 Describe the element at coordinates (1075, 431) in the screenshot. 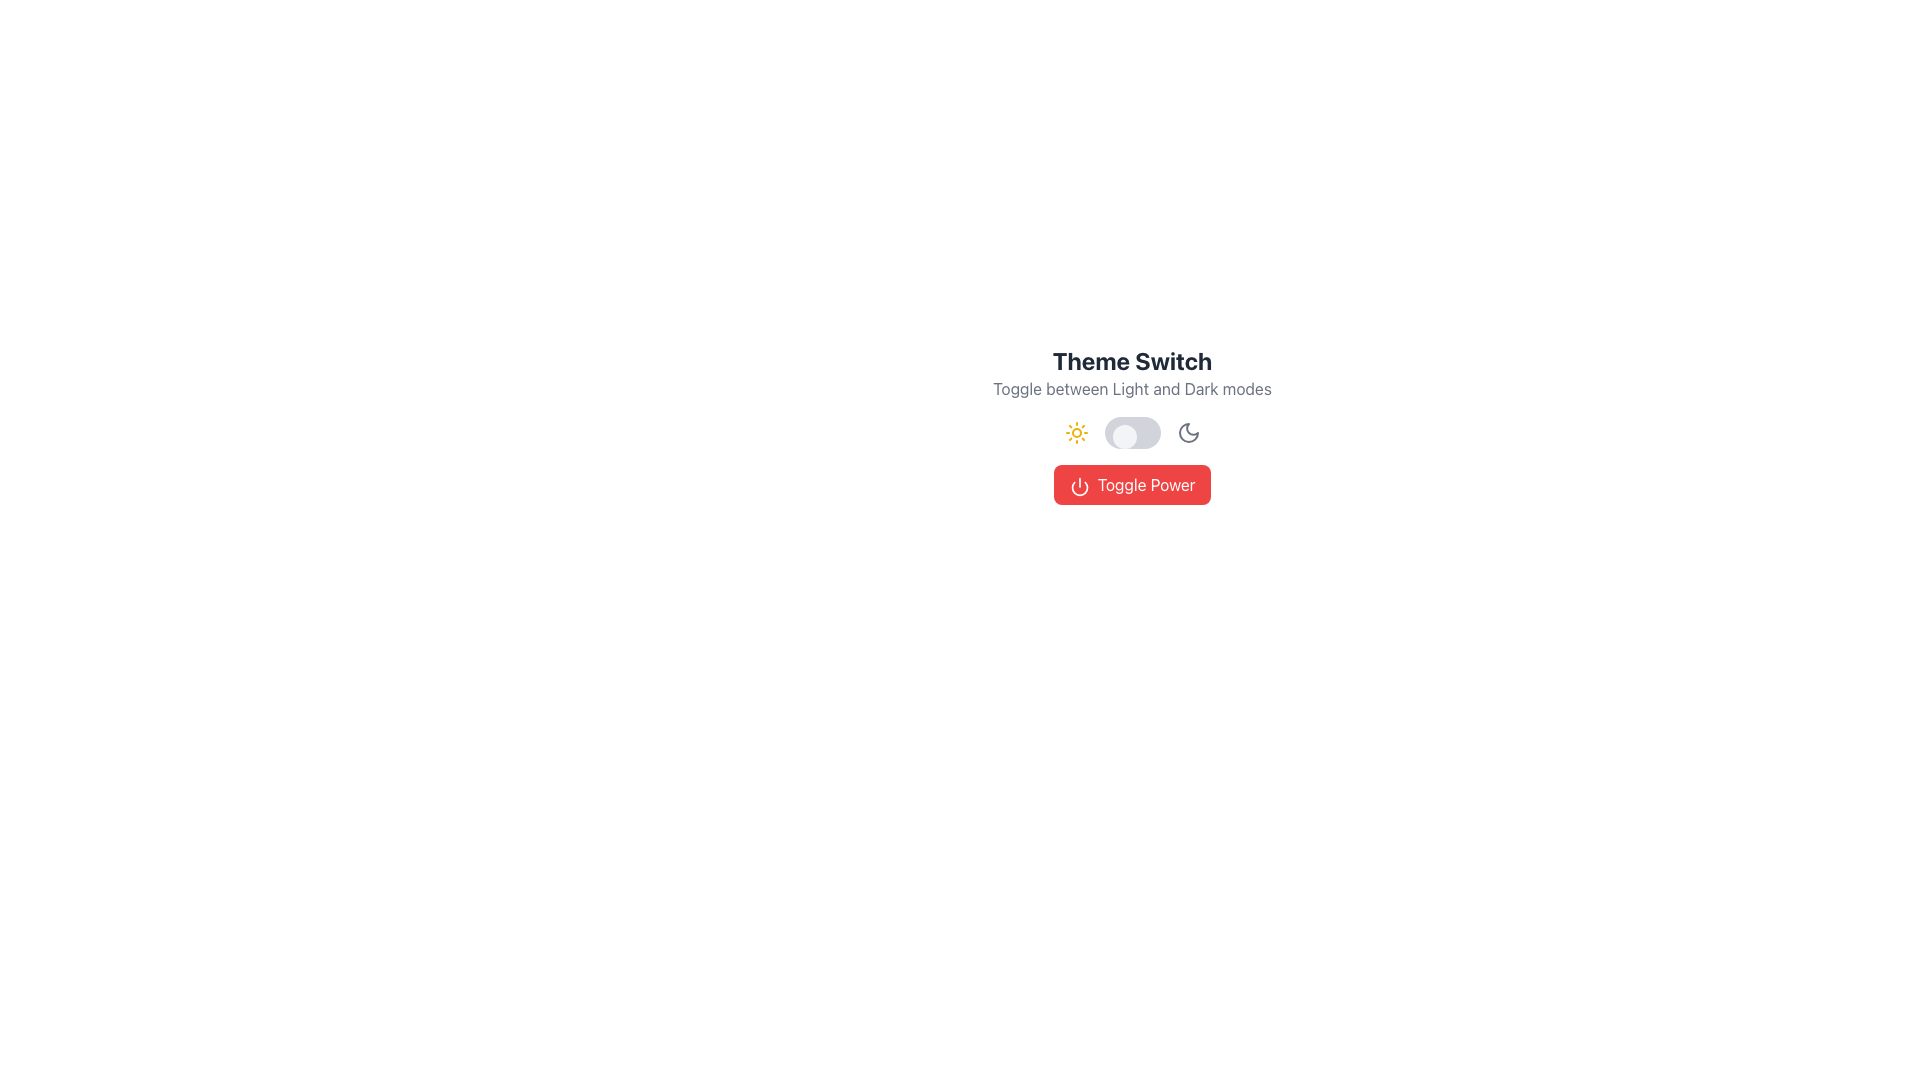

I see `the light theme activation icon located to the left of the toggle switch and above the 'Toggle Power' button` at that location.